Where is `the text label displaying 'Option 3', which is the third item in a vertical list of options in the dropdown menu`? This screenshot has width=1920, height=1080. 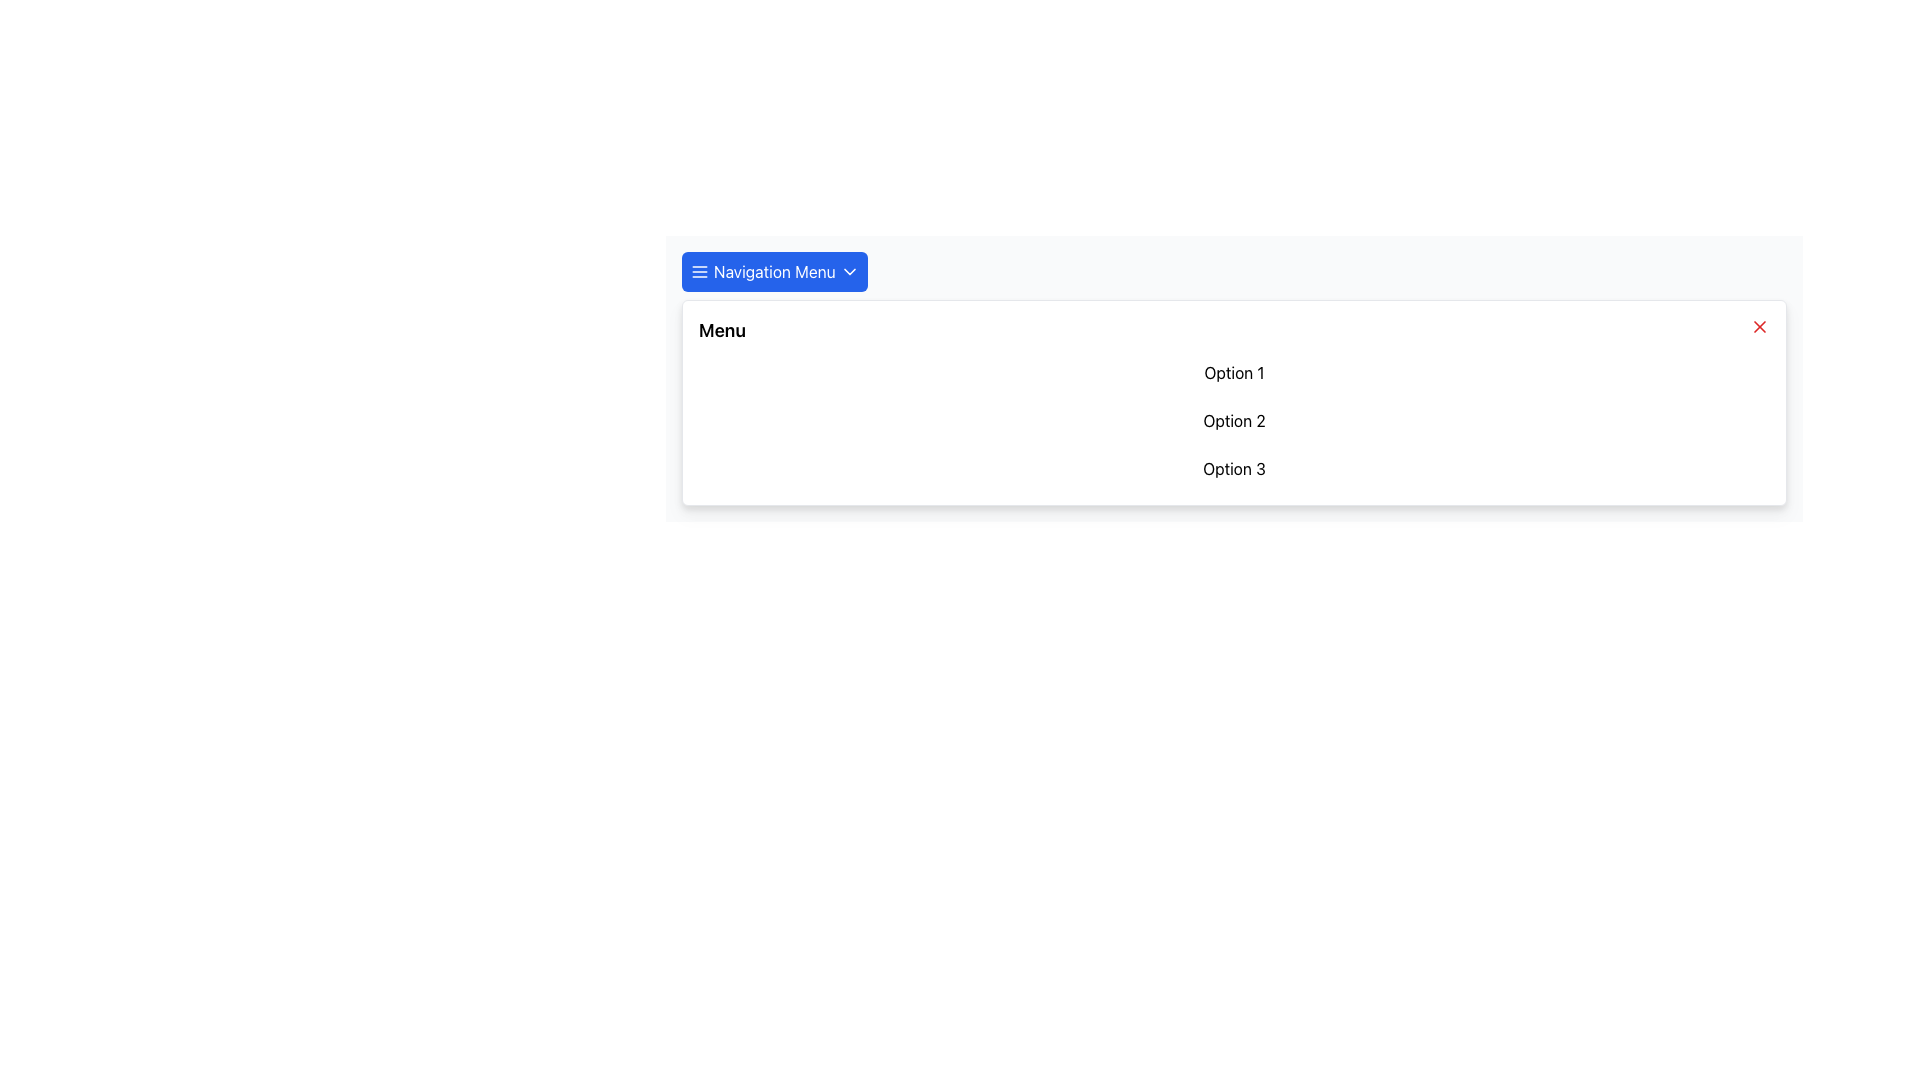 the text label displaying 'Option 3', which is the third item in a vertical list of options in the dropdown menu is located at coordinates (1233, 469).